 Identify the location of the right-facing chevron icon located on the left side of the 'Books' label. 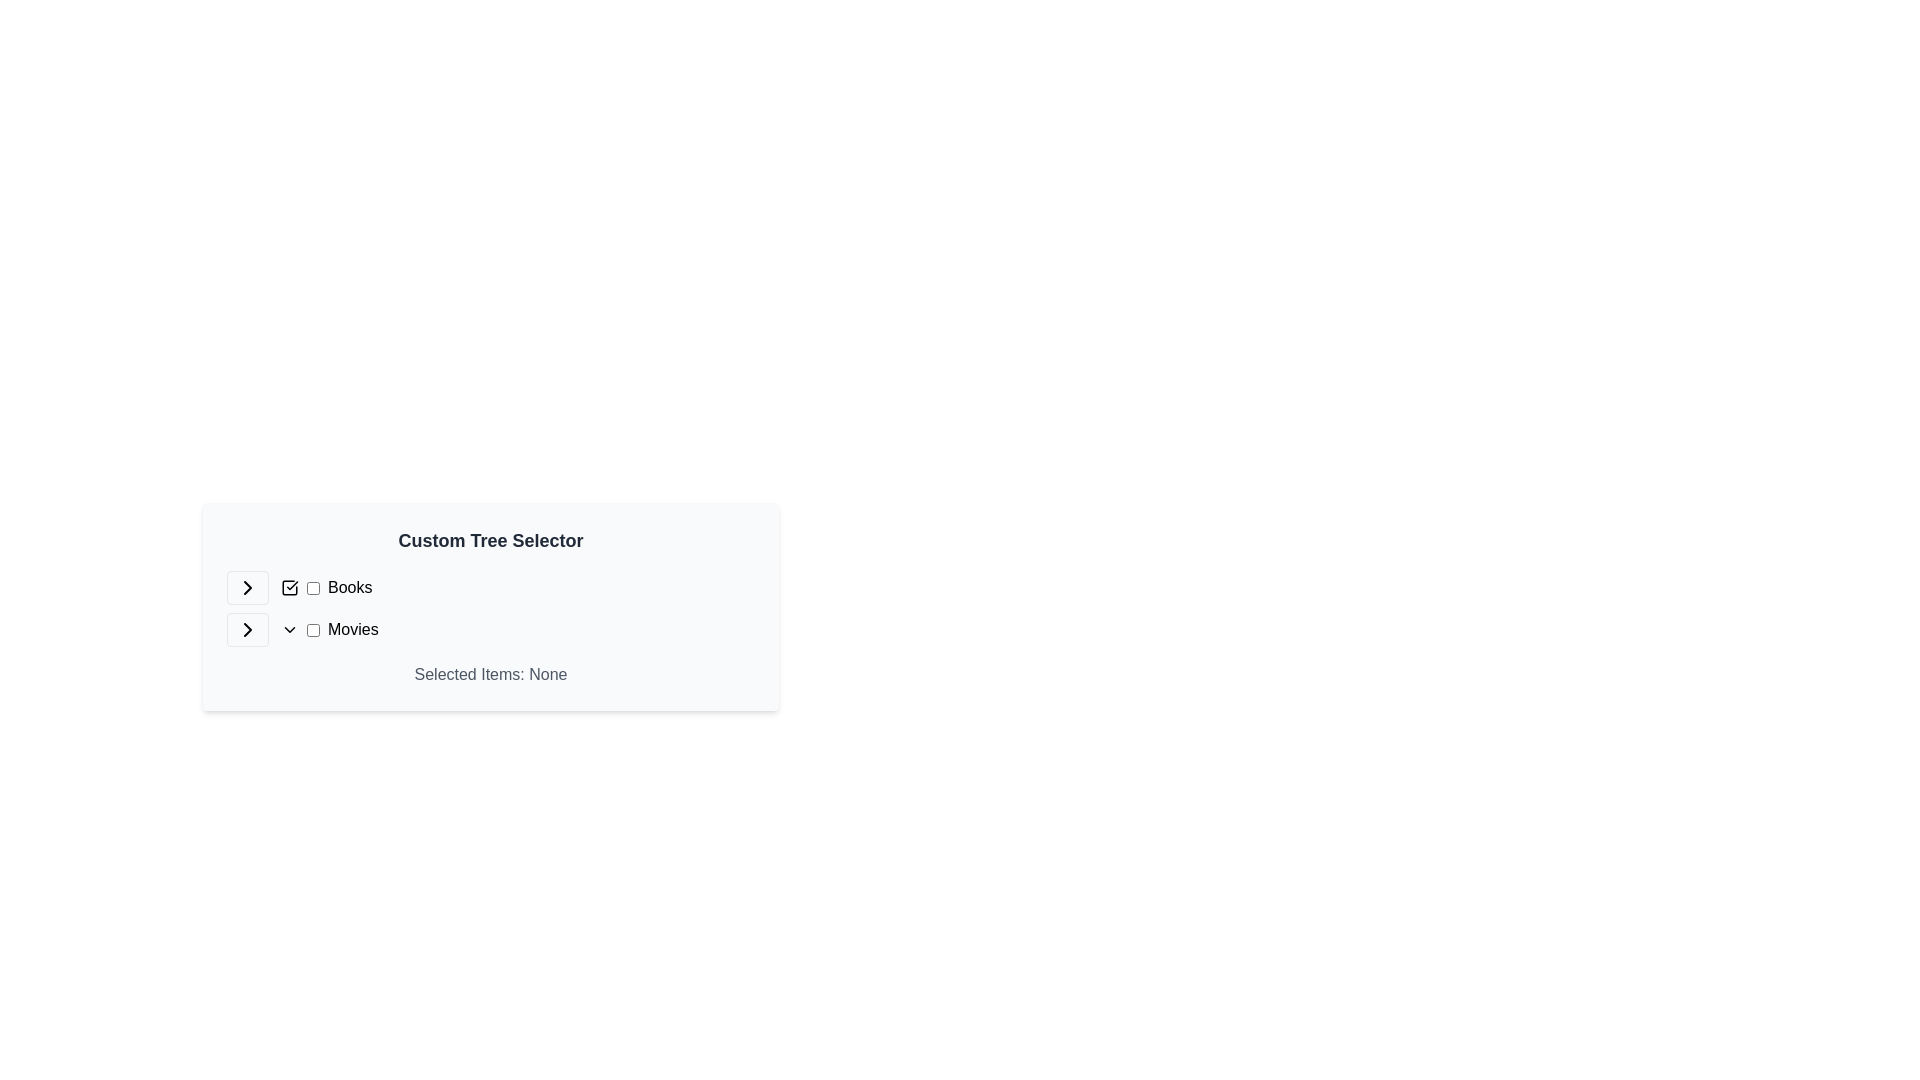
(247, 586).